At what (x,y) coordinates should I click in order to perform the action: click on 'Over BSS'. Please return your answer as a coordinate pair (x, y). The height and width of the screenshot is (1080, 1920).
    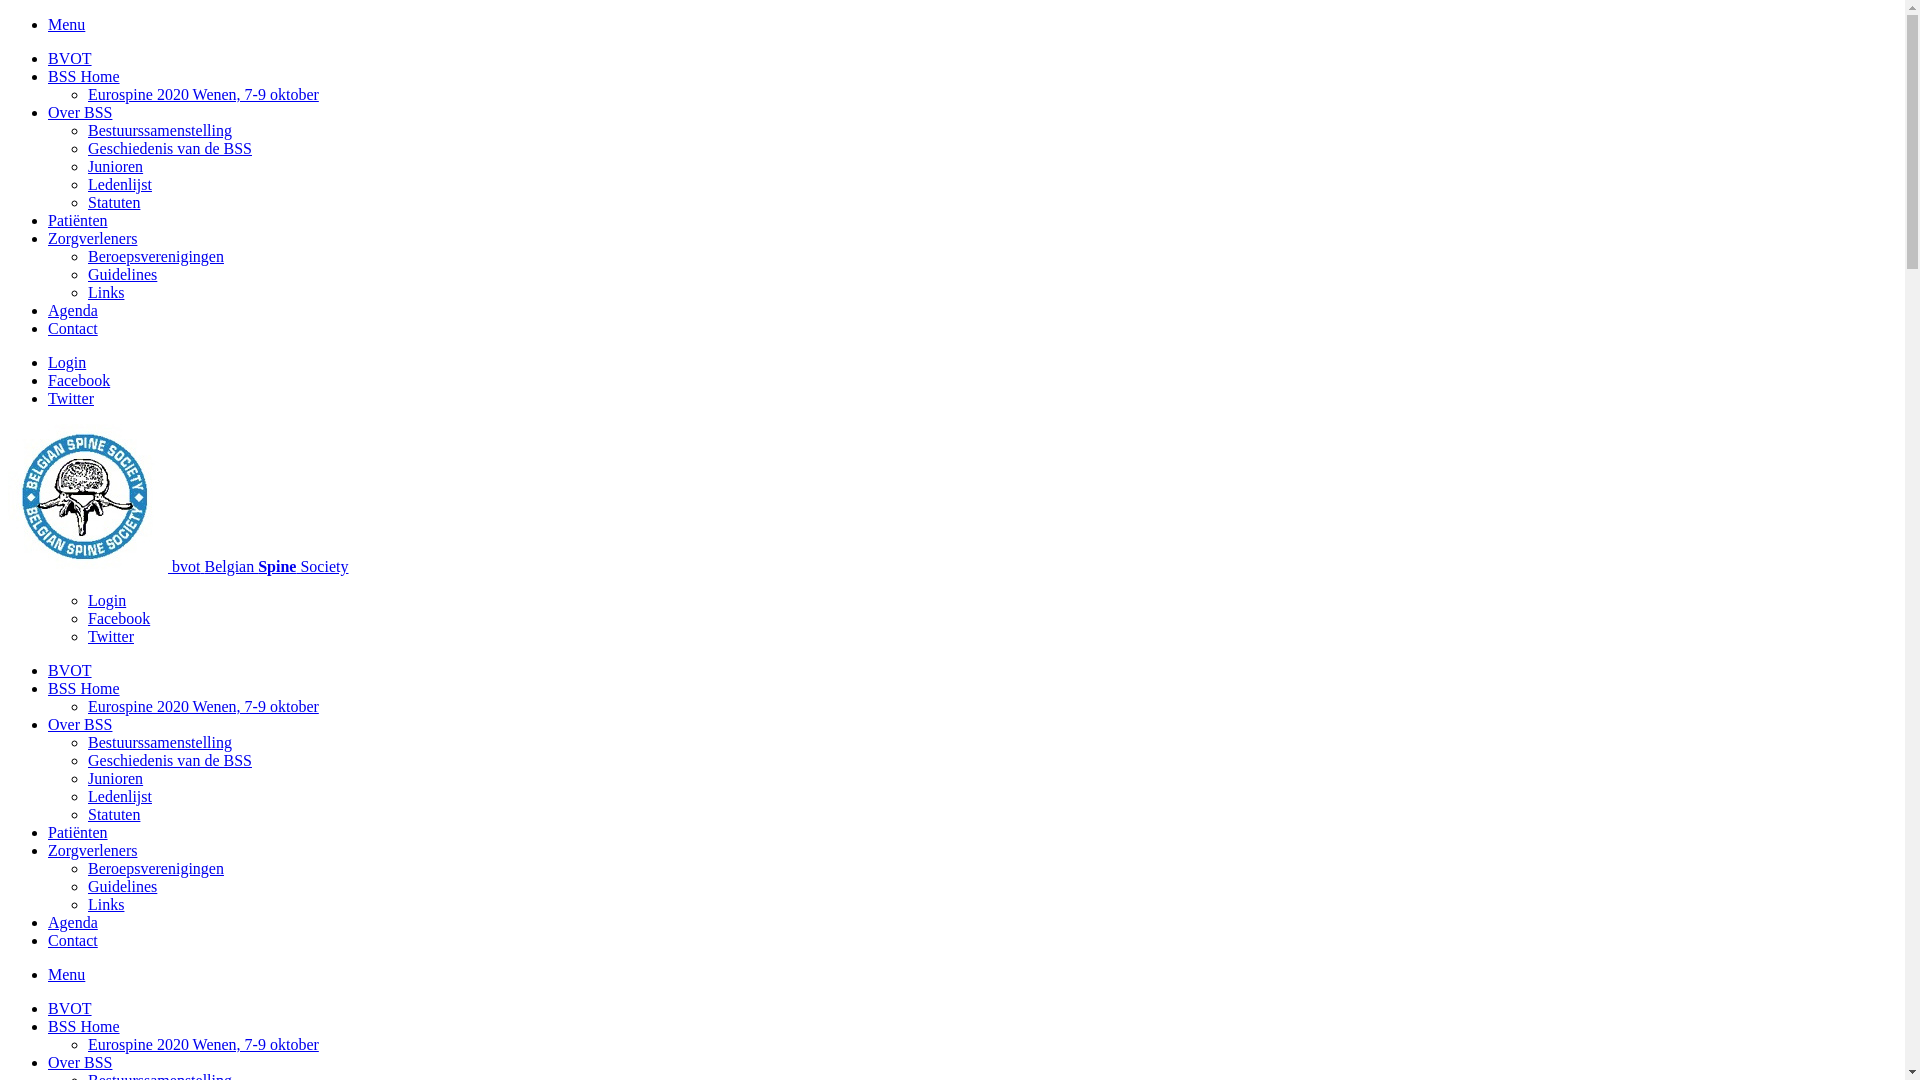
    Looking at the image, I should click on (80, 1061).